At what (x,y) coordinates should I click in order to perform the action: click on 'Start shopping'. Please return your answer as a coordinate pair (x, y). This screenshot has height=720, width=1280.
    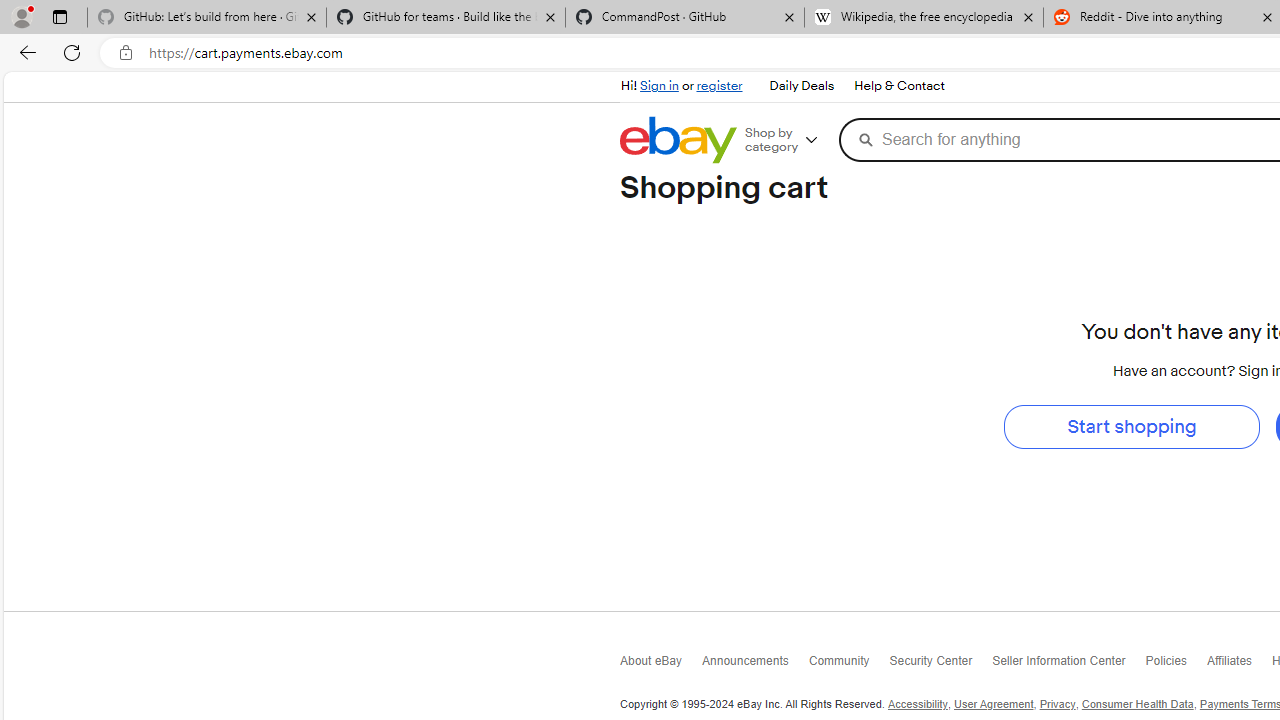
    Looking at the image, I should click on (1131, 425).